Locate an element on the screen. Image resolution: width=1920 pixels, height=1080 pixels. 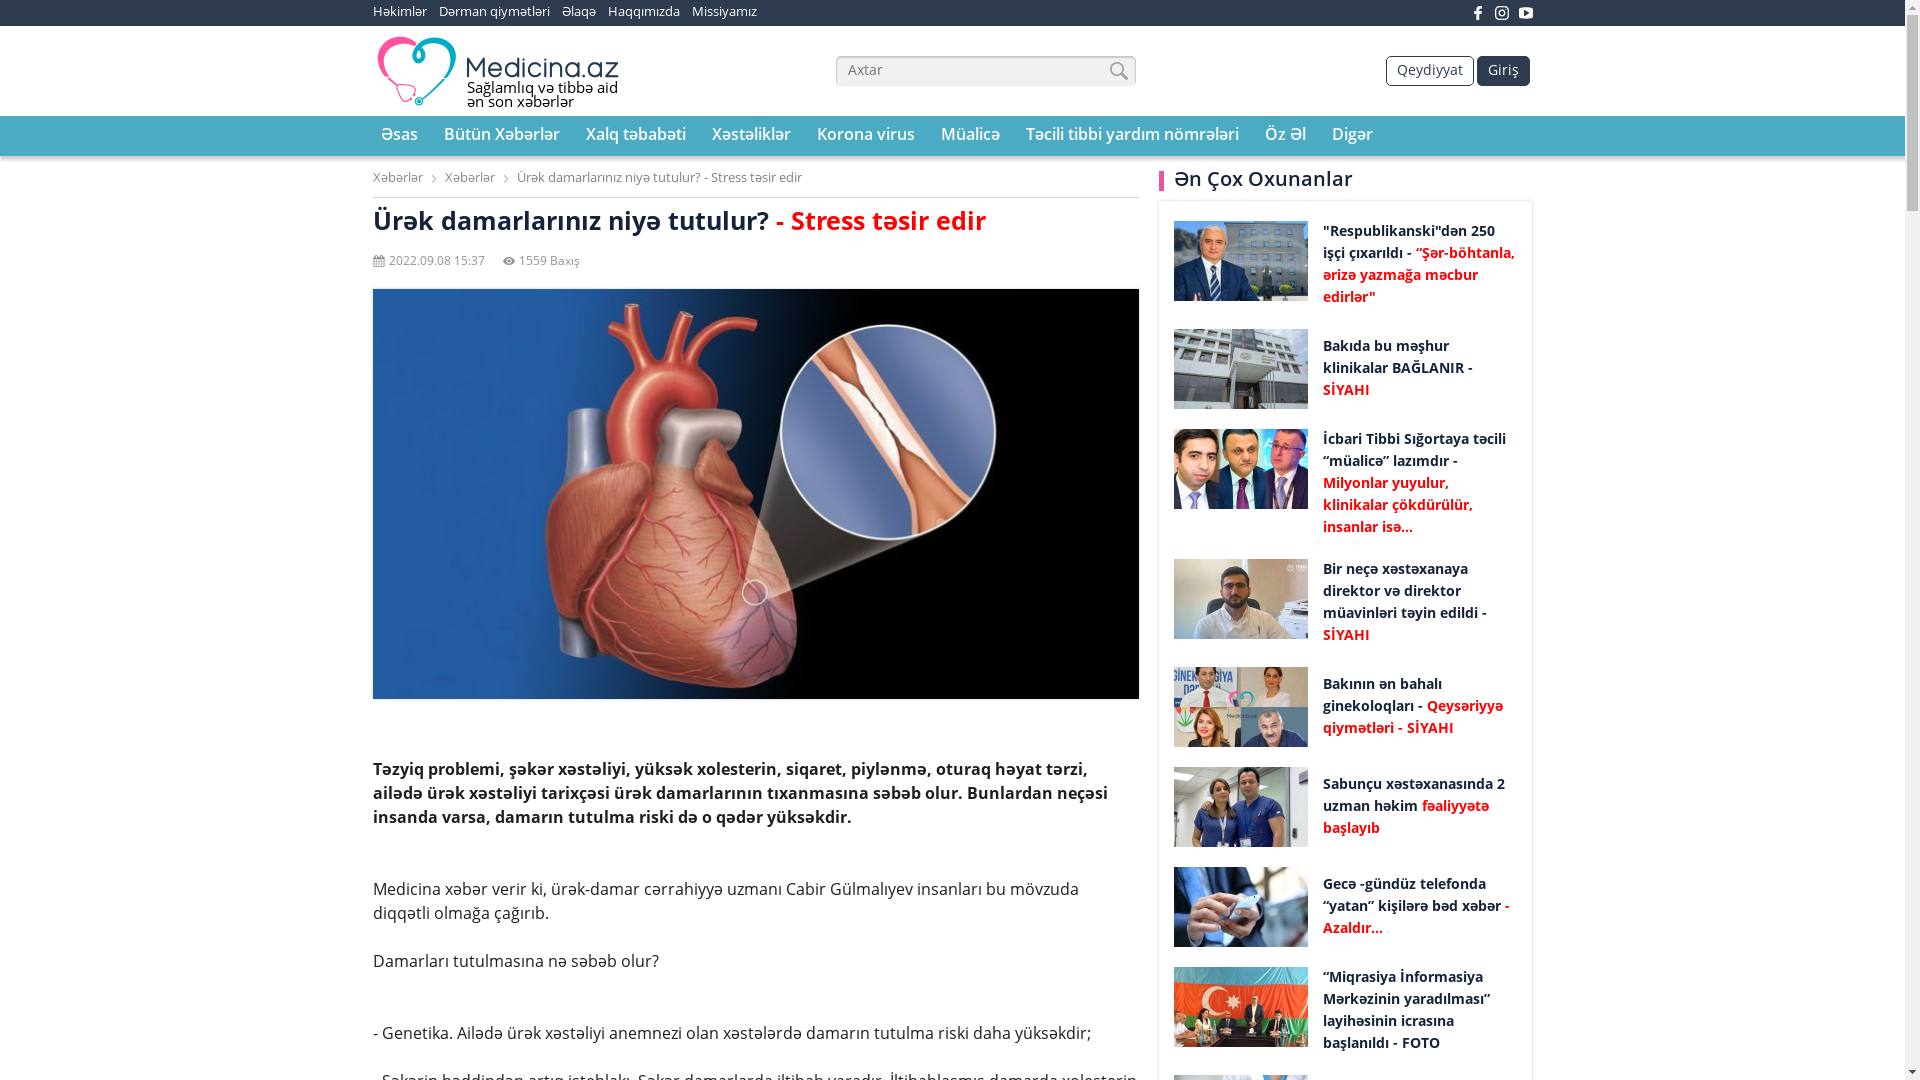
'Qeydiyyat' is located at coordinates (1429, 69).